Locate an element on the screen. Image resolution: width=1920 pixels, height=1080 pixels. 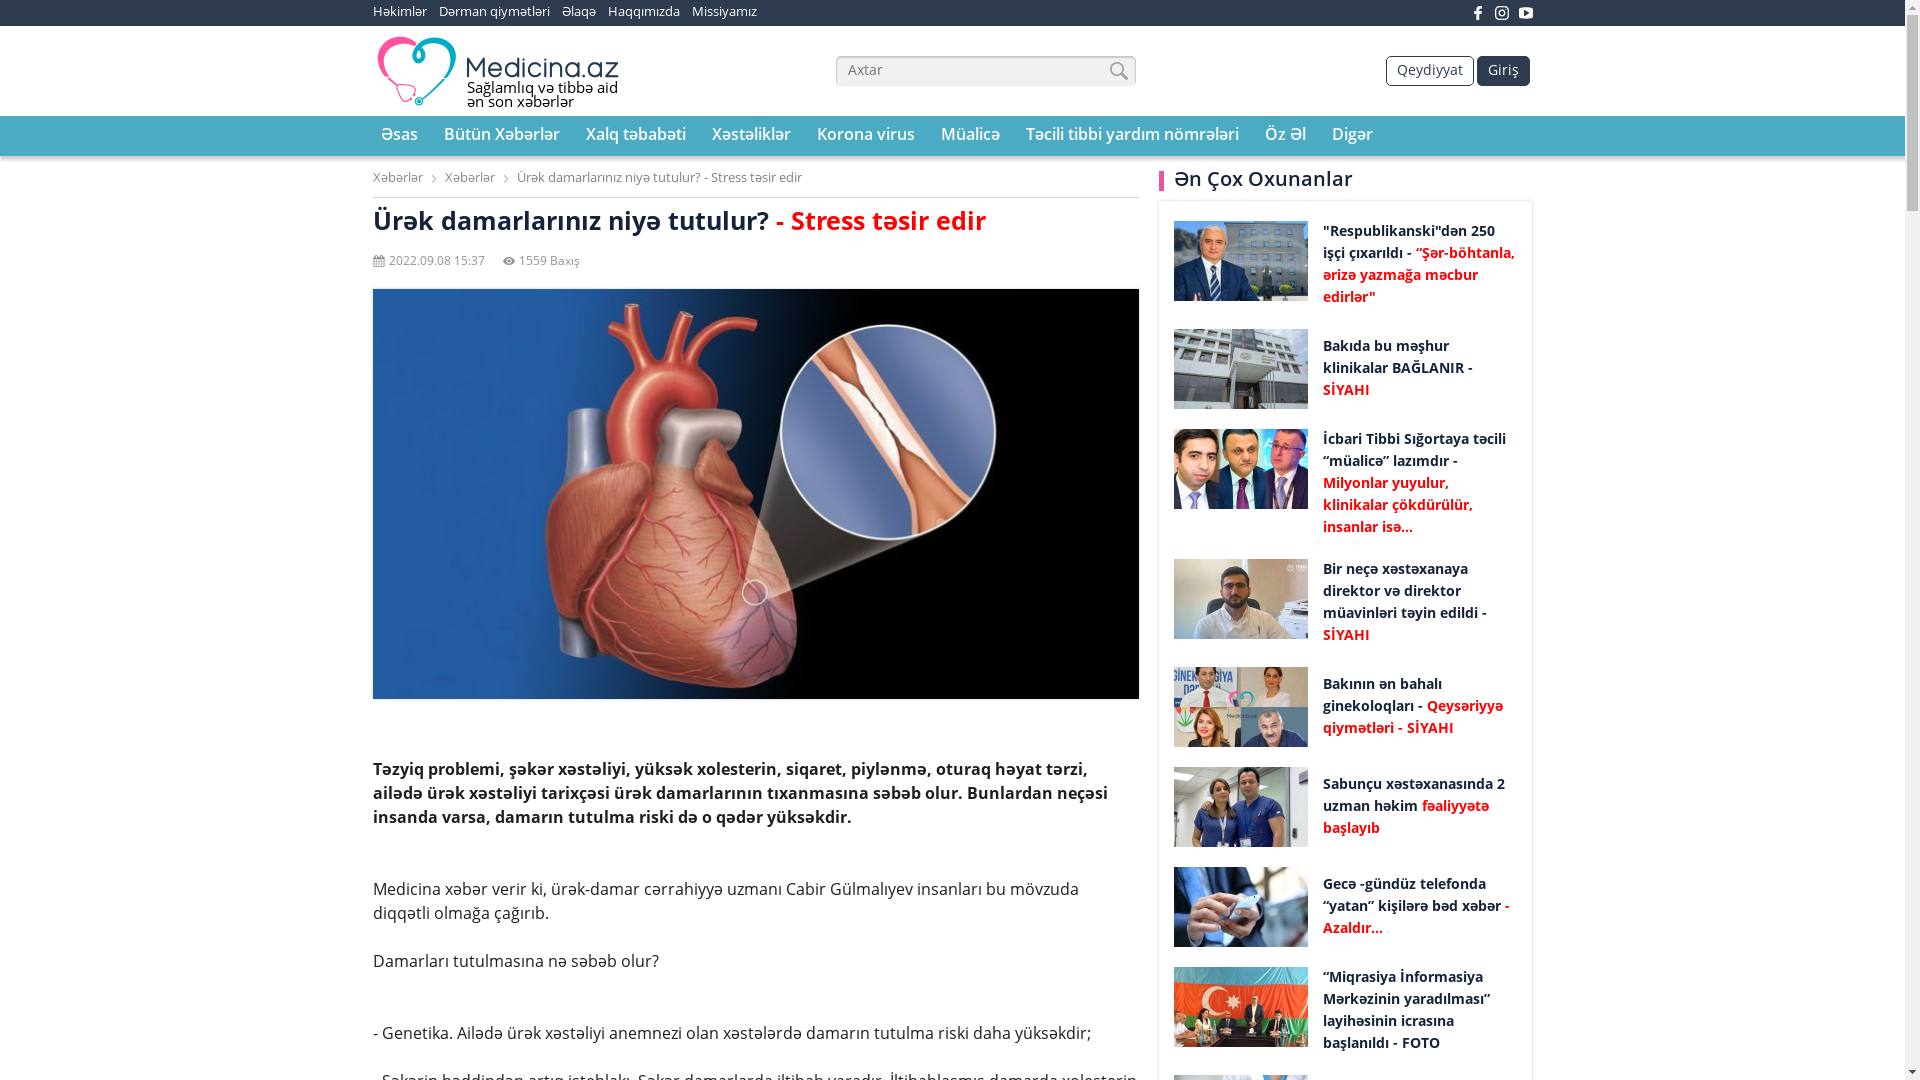
'Qeydiyyat' is located at coordinates (1429, 69).